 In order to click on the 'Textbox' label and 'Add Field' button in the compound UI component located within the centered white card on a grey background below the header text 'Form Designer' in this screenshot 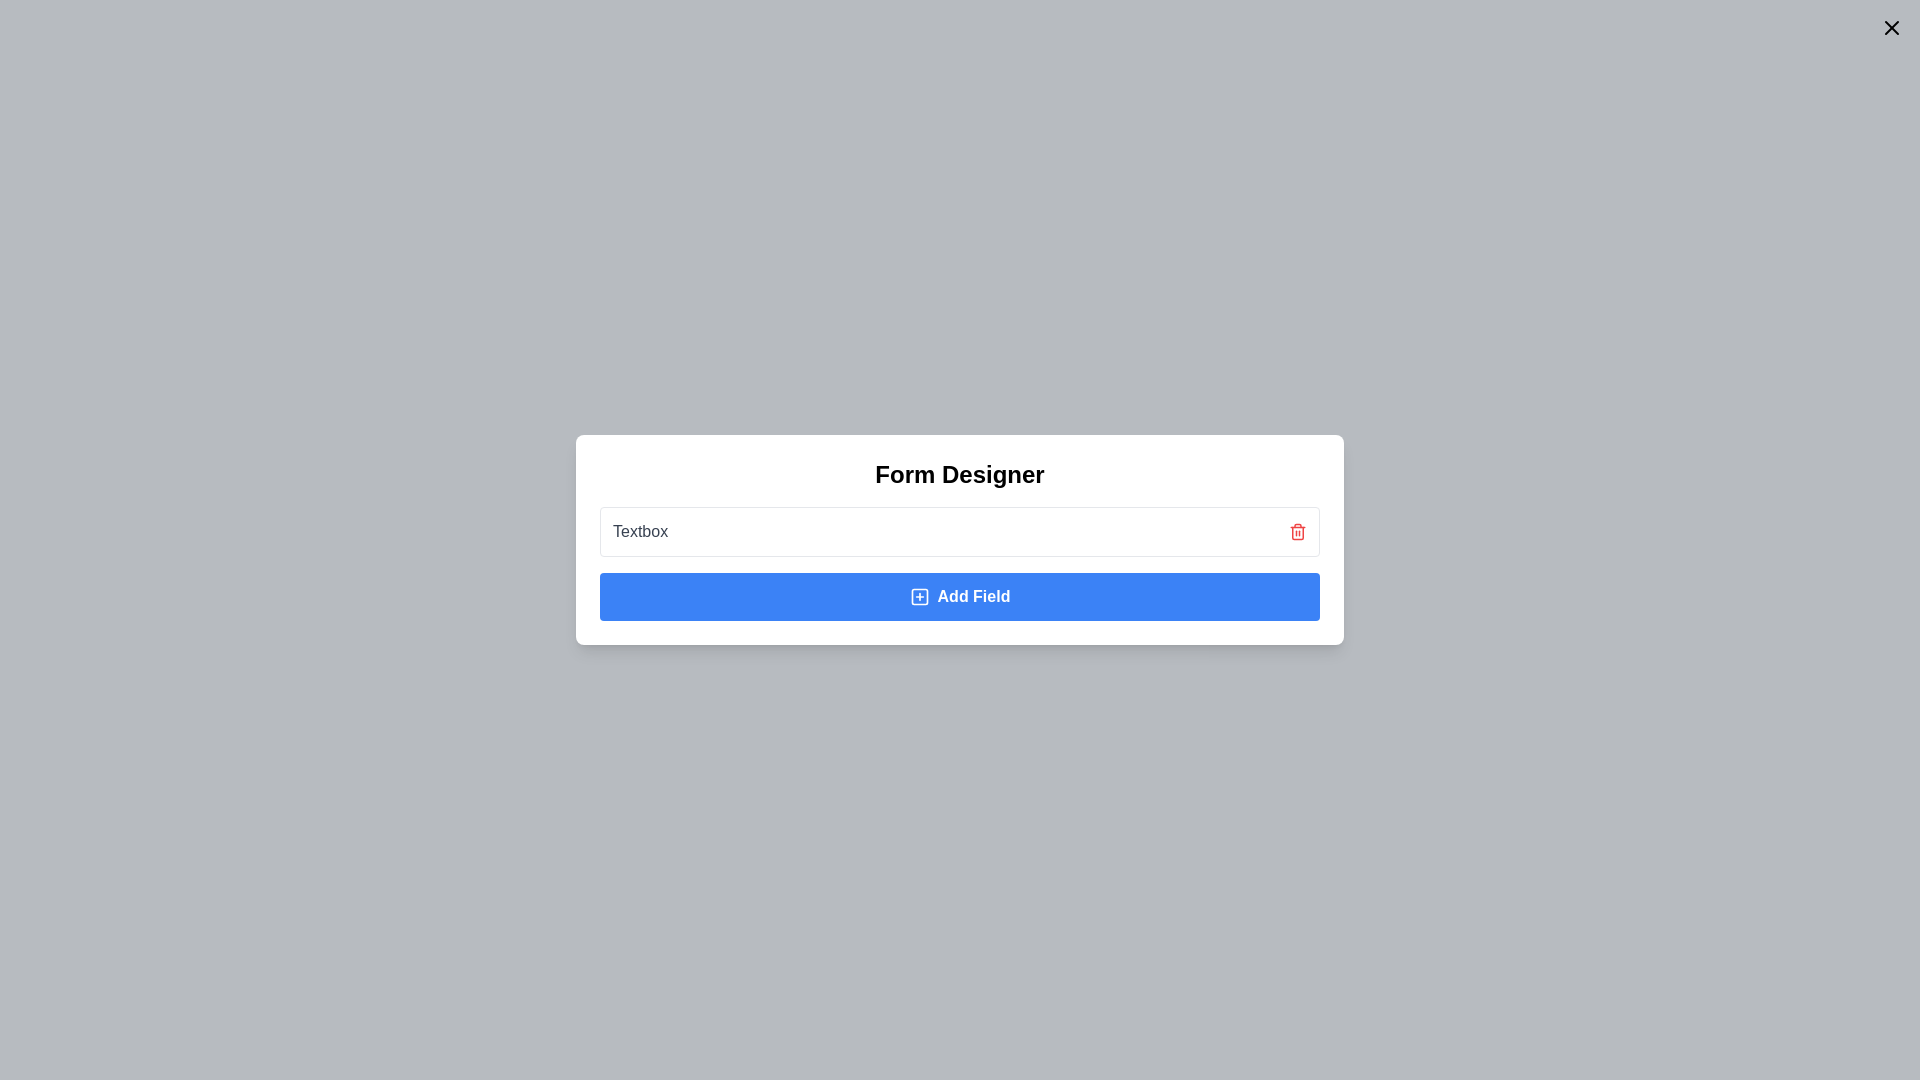, I will do `click(960, 563)`.